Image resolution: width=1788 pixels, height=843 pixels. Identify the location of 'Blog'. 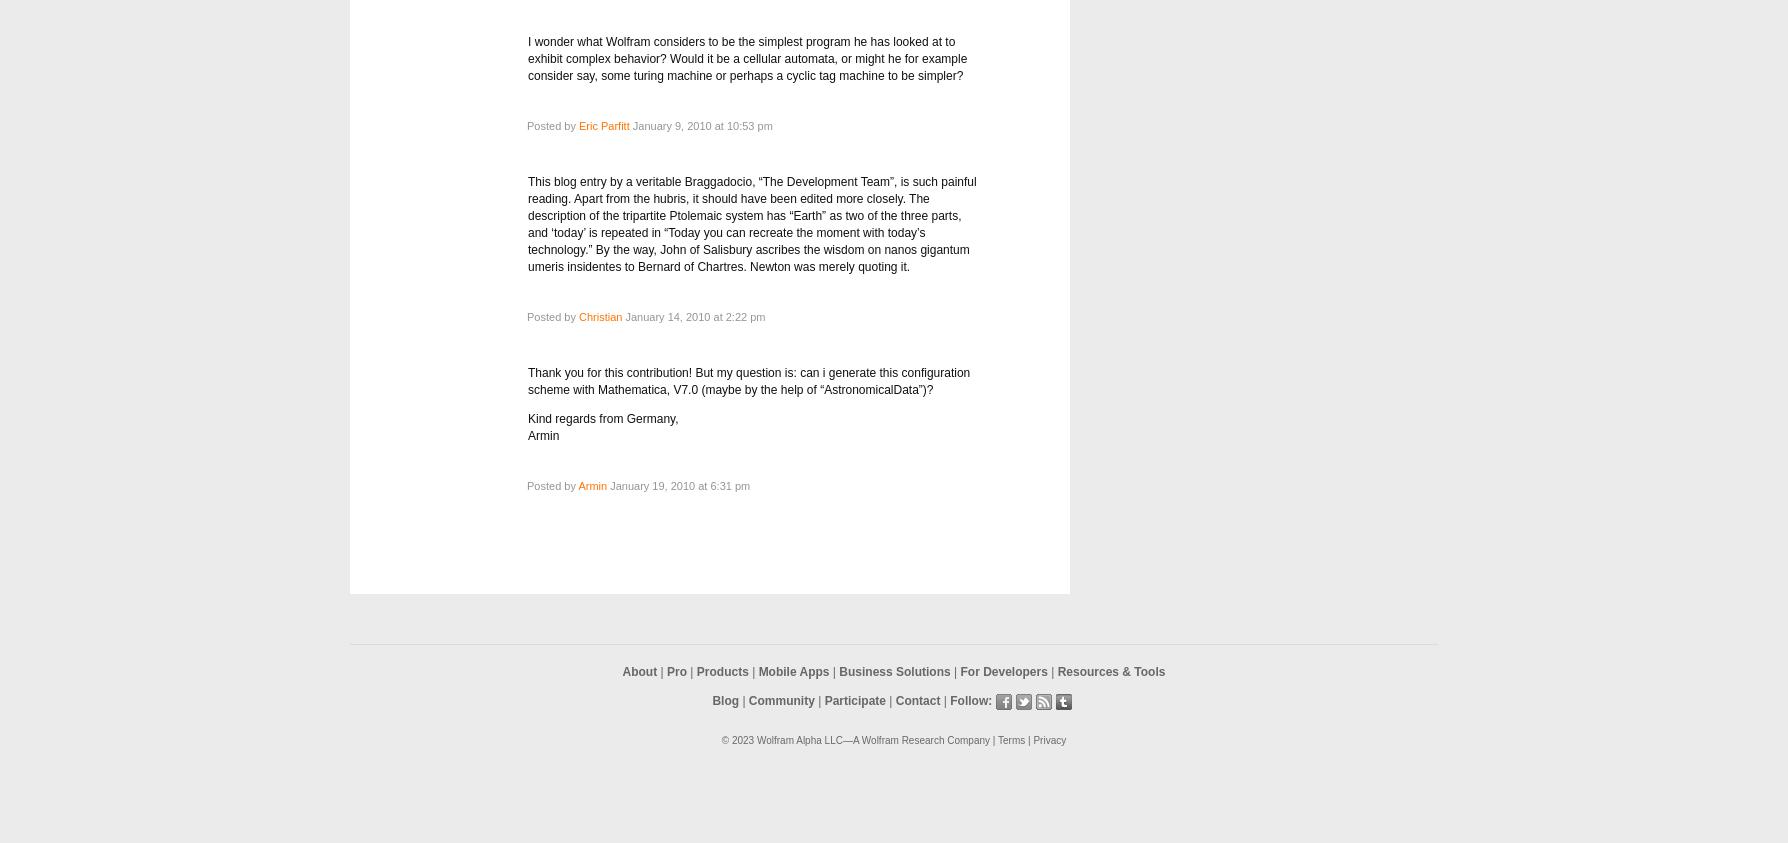
(724, 700).